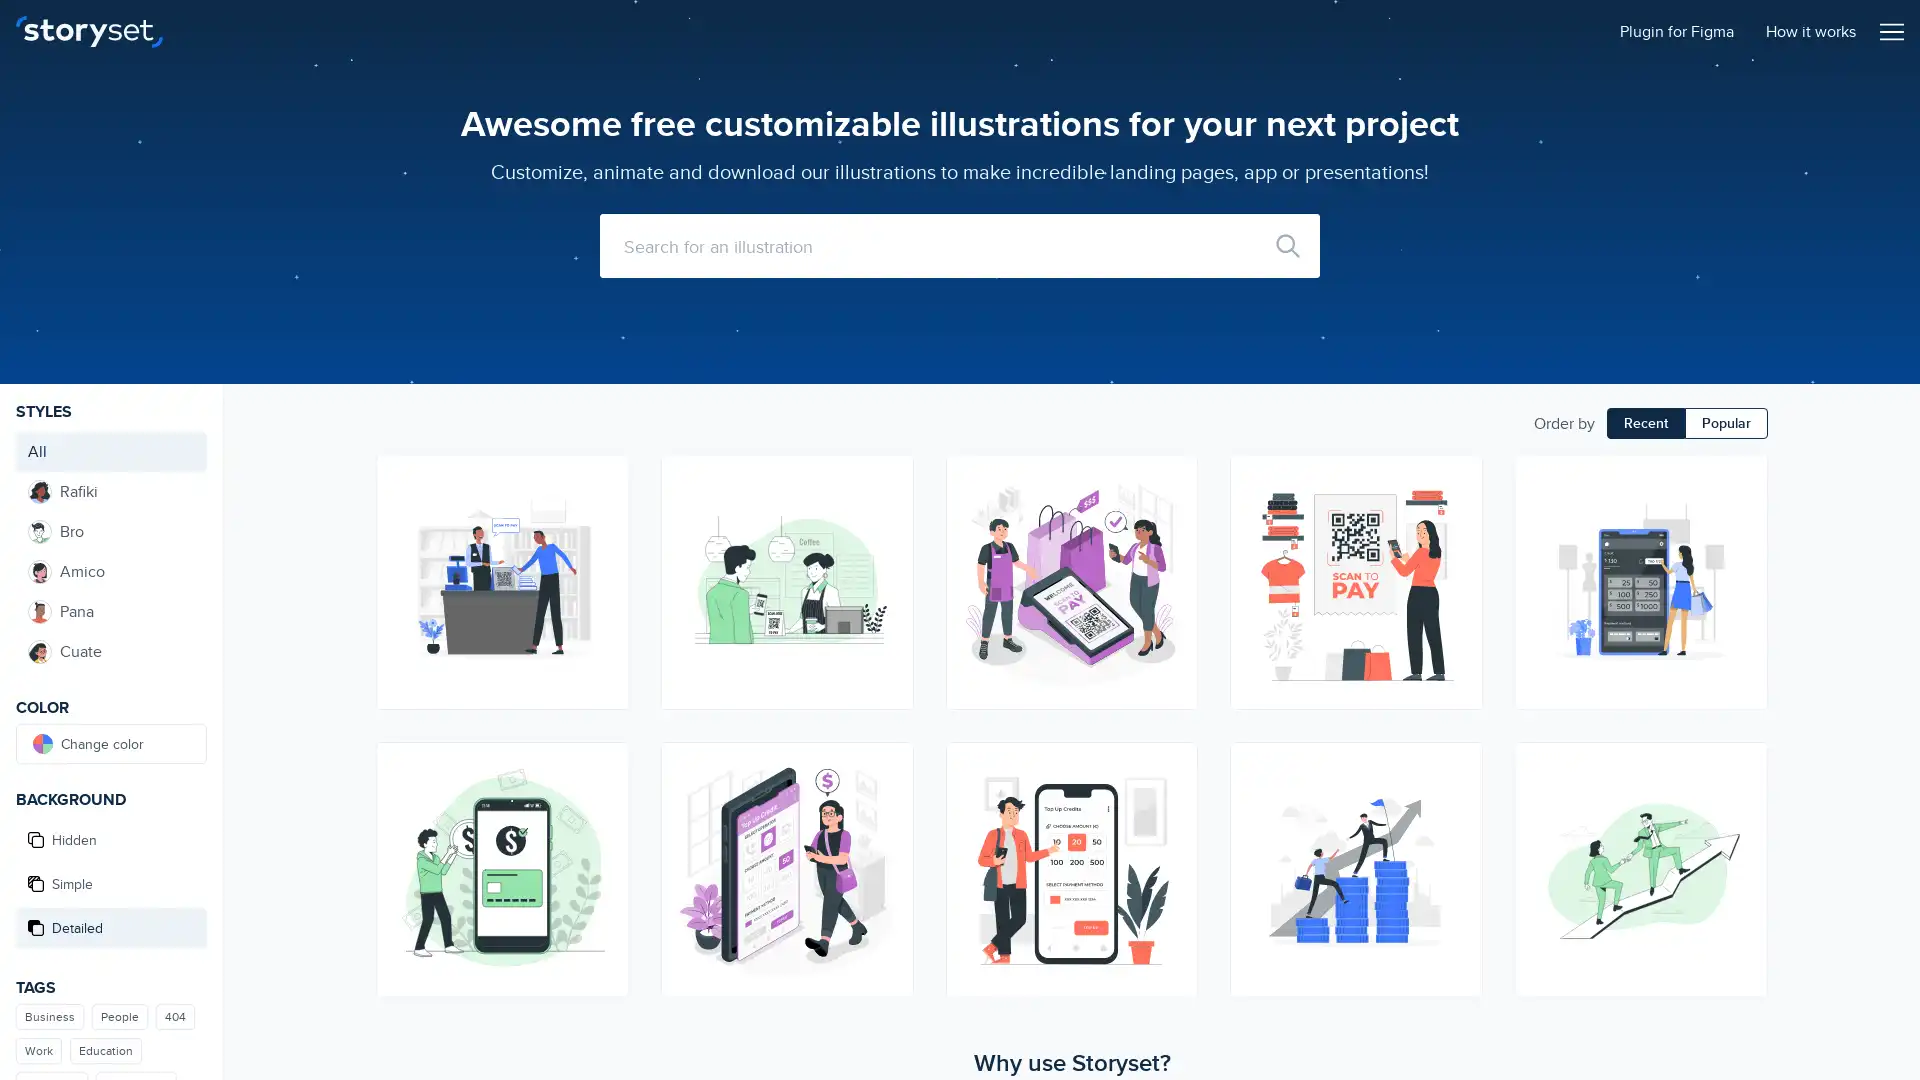 Image resolution: width=1920 pixels, height=1080 pixels. Describe the element at coordinates (1458, 551) in the screenshot. I see `Pinterest icon Save` at that location.